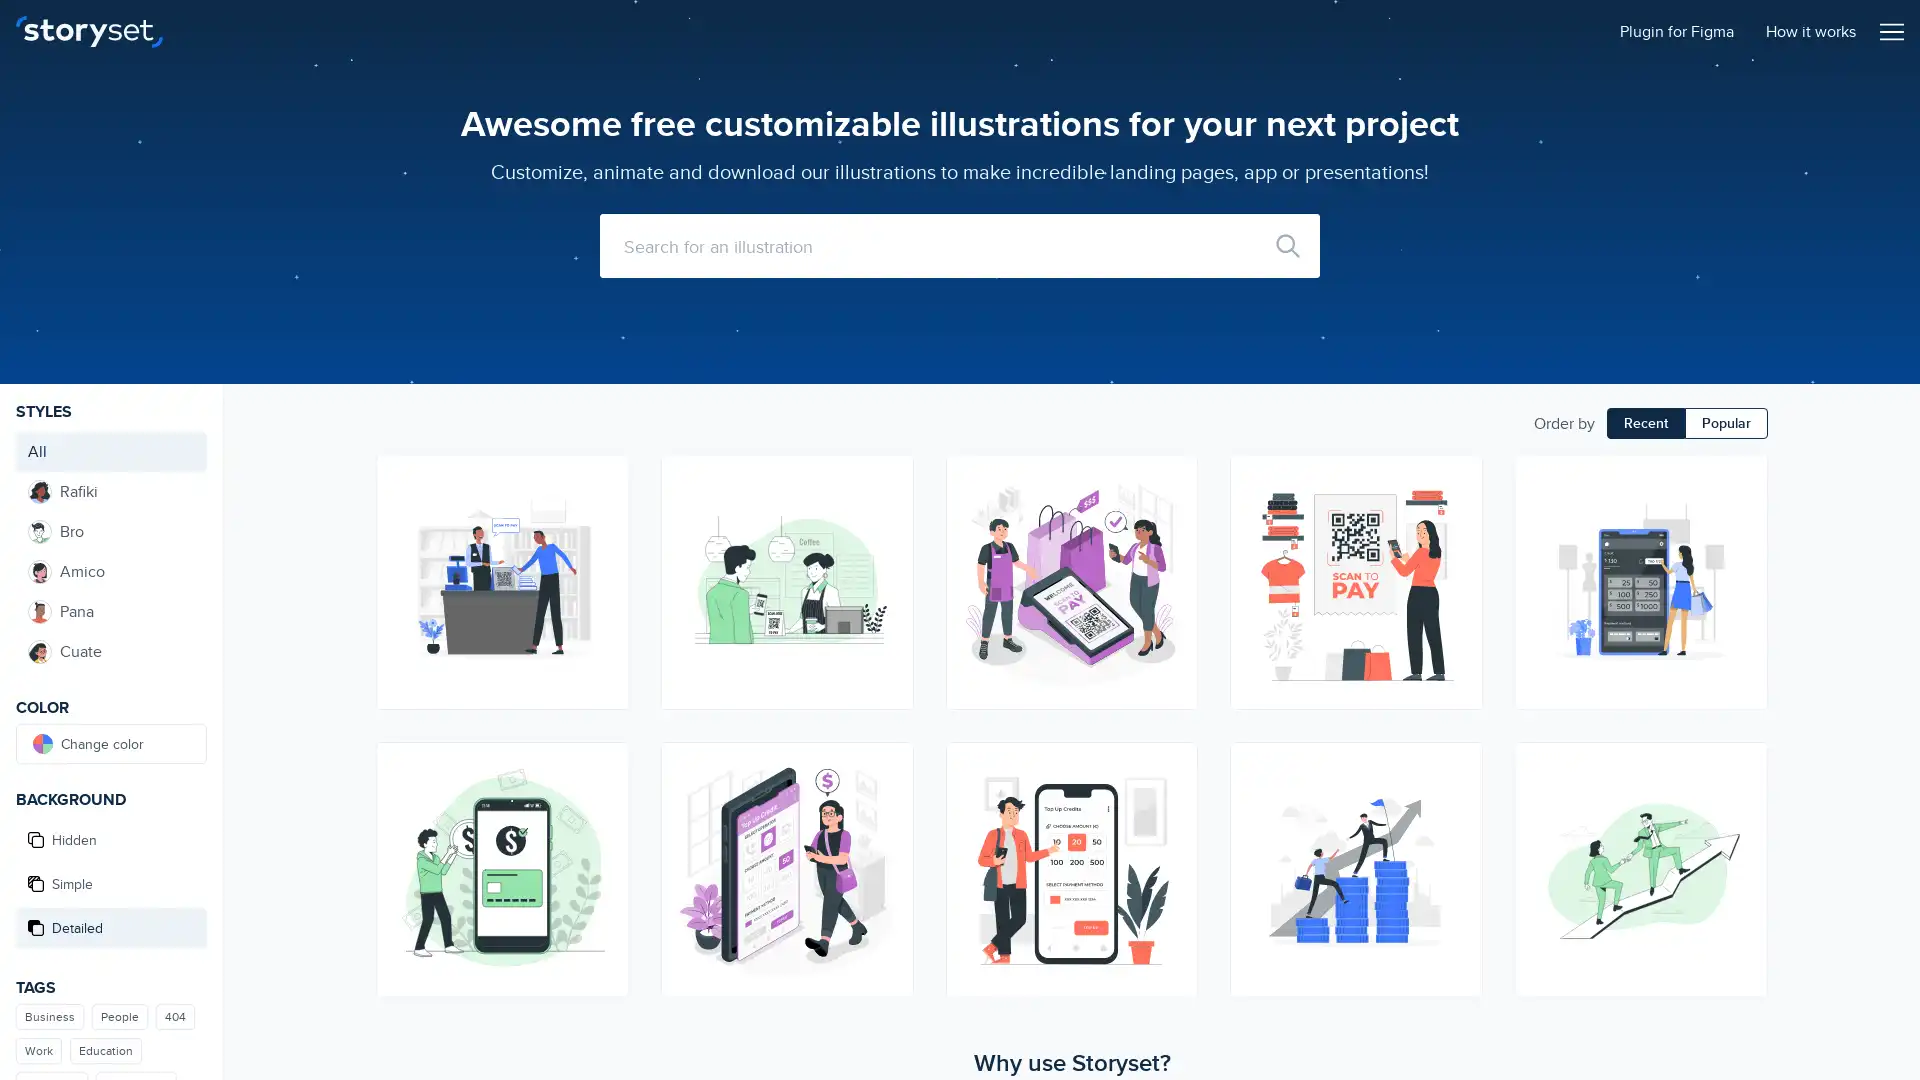 Image resolution: width=1920 pixels, height=1080 pixels. Describe the element at coordinates (1458, 551) in the screenshot. I see `Pinterest icon Save` at that location.